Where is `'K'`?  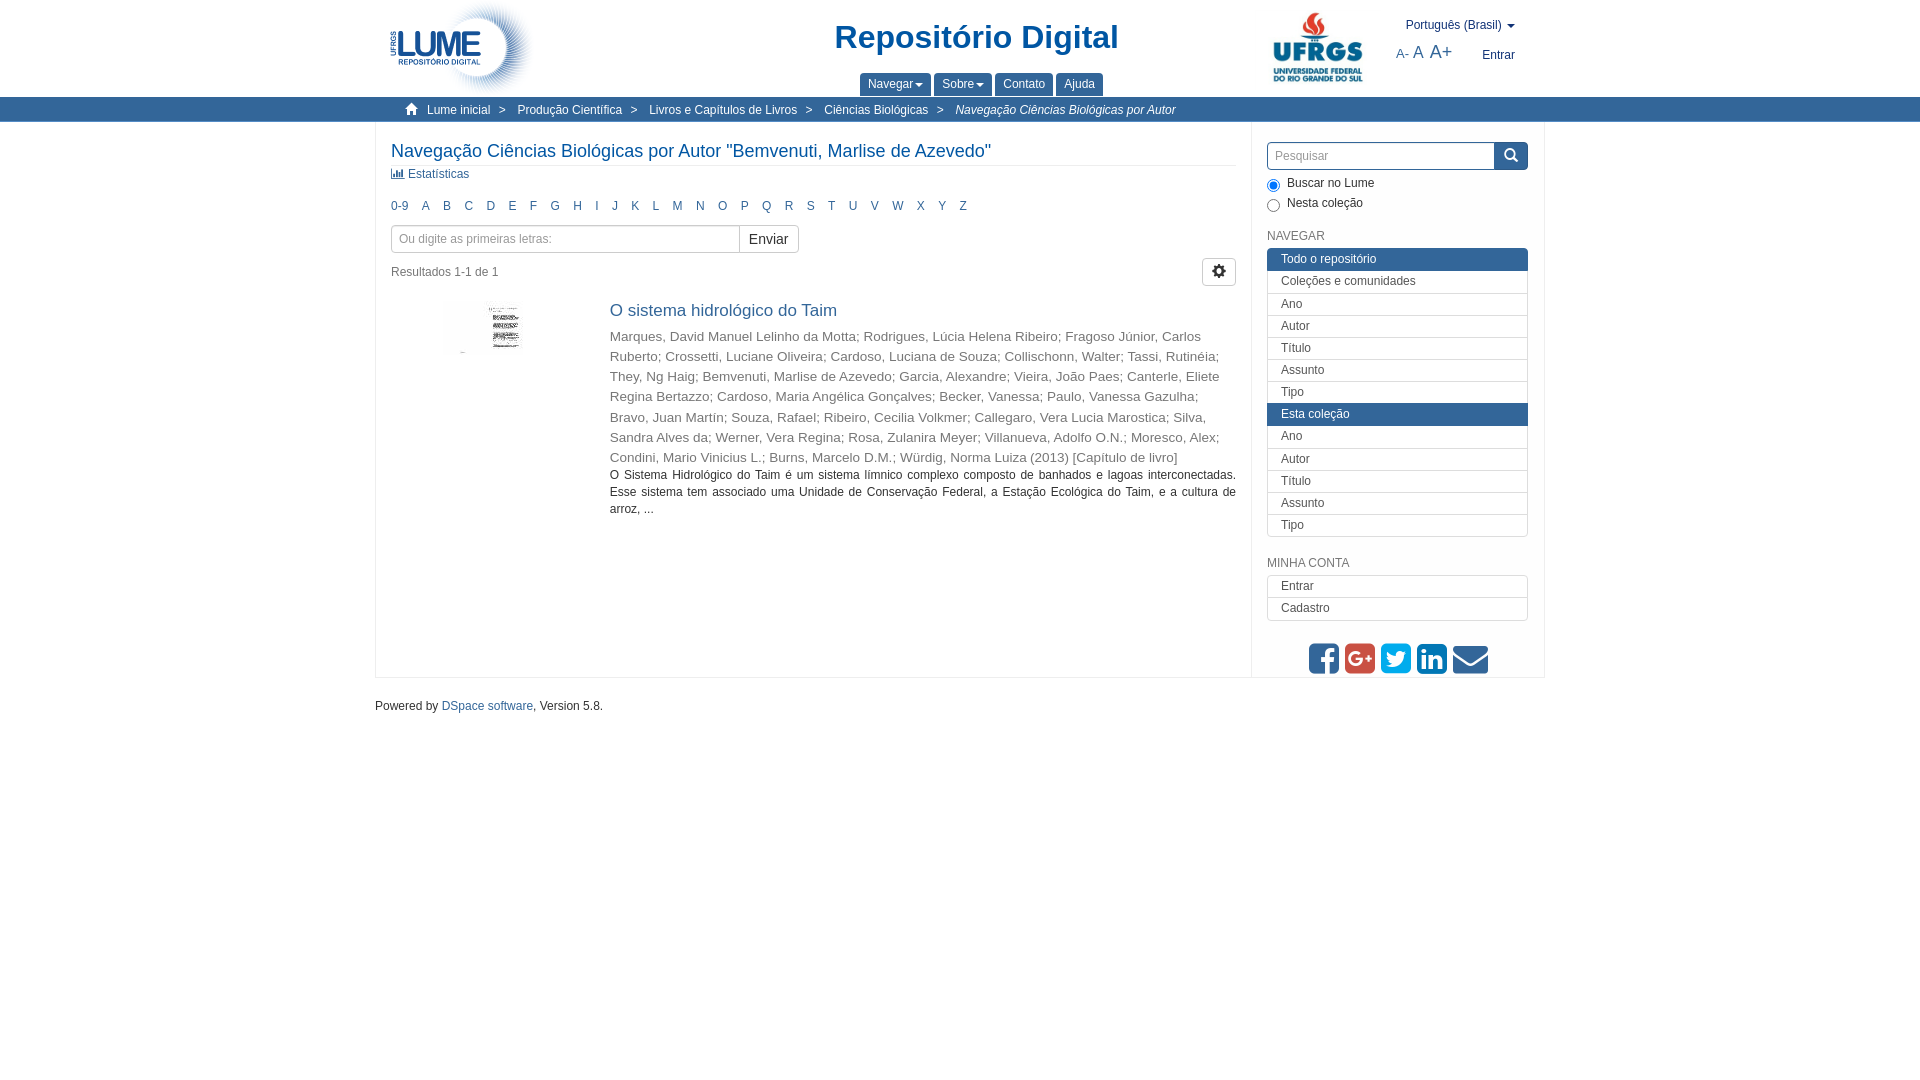 'K' is located at coordinates (633, 205).